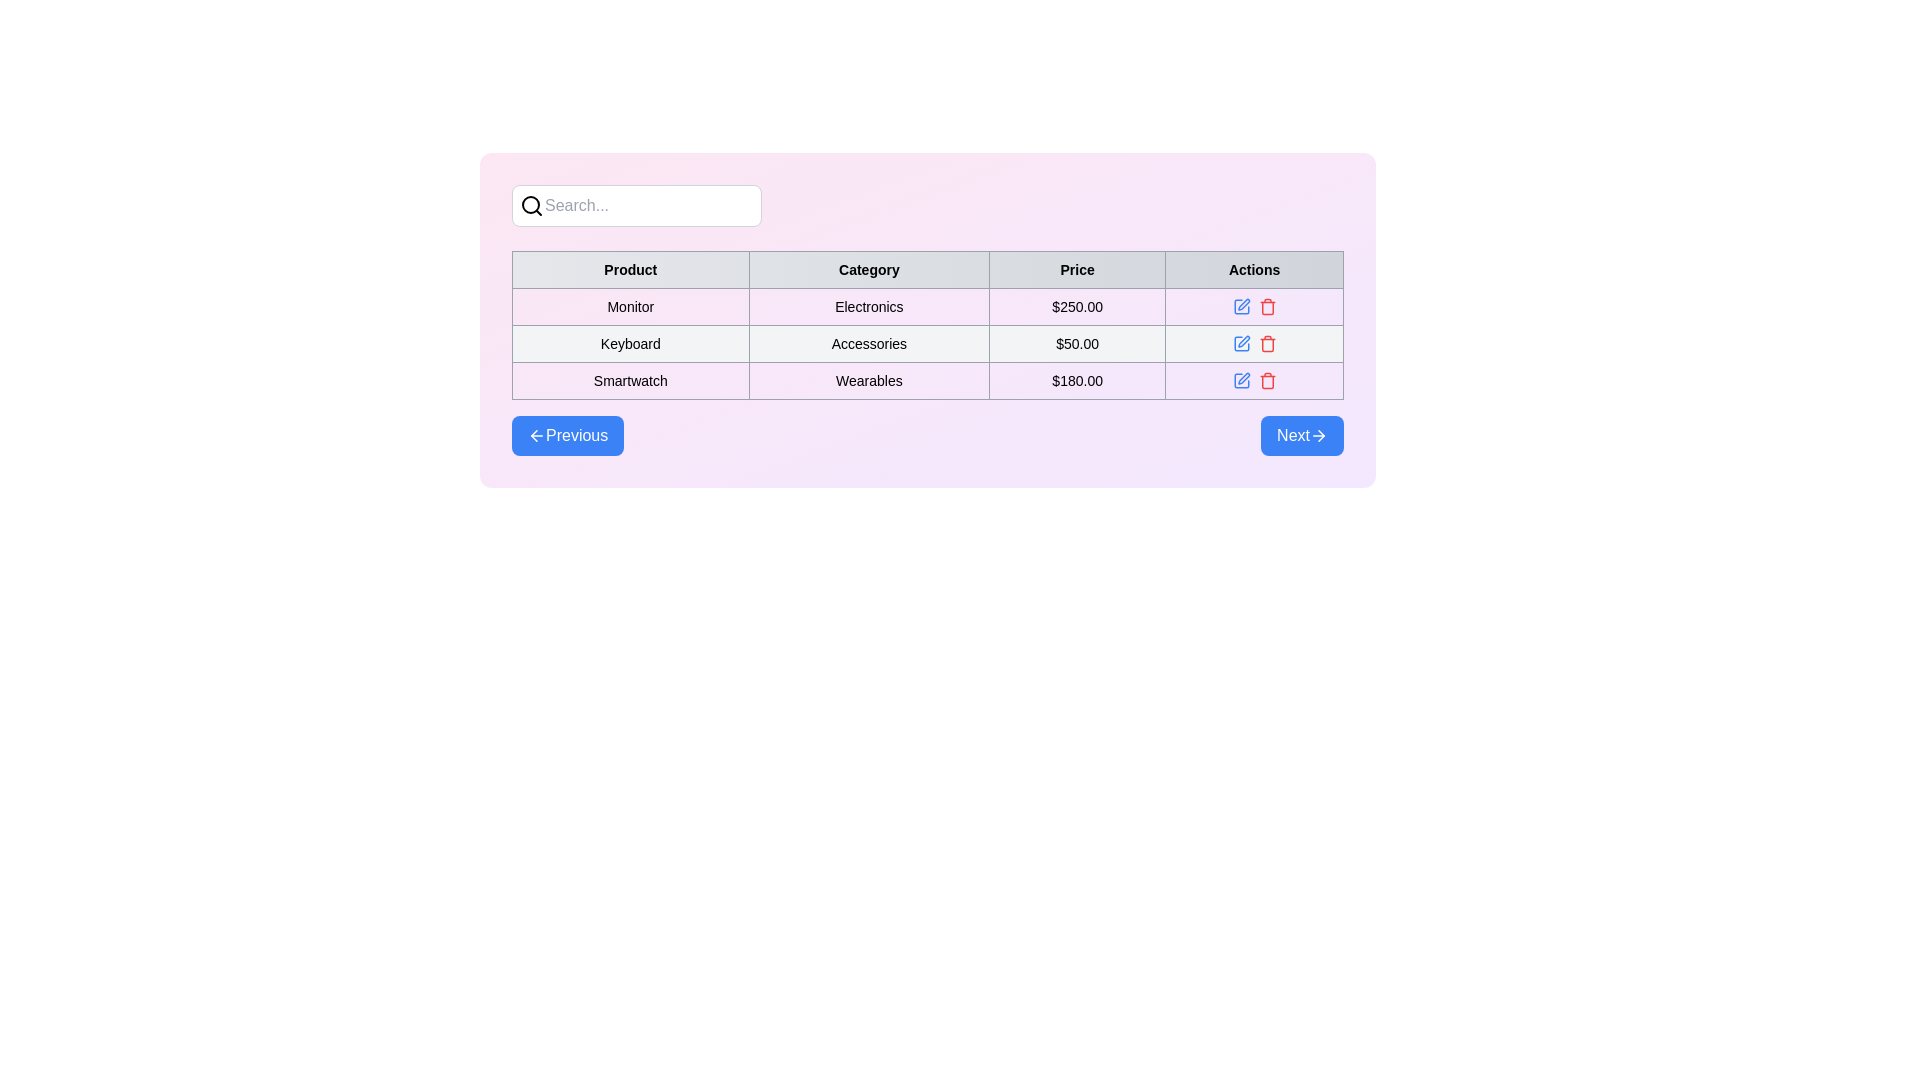  Describe the element at coordinates (1242, 378) in the screenshot. I see `the edit action button, which is represented by a pen icon in the 'Actions' column of the table for the 'Smartwatch' entry` at that location.